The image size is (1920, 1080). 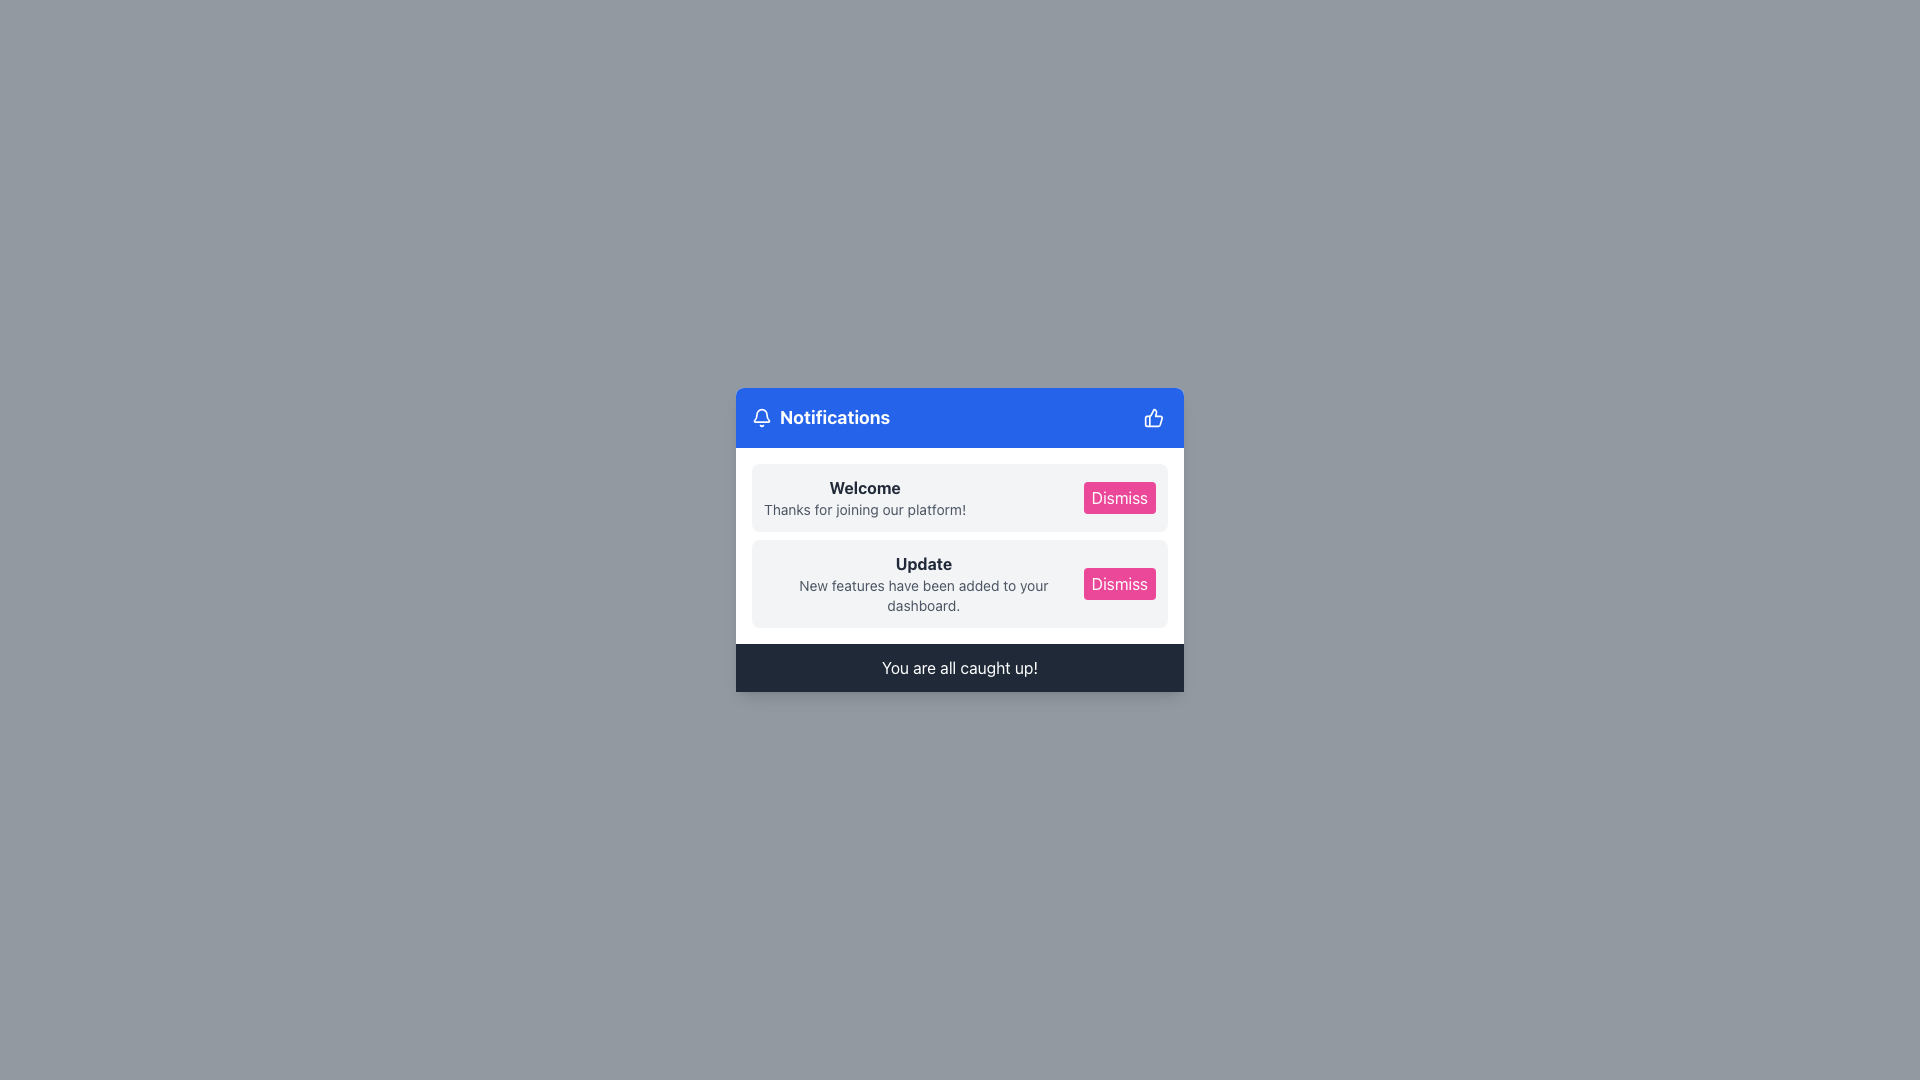 I want to click on bold text label displaying 'Welcome' in dark gray color located at the top center of the notification card, so click(x=865, y=488).